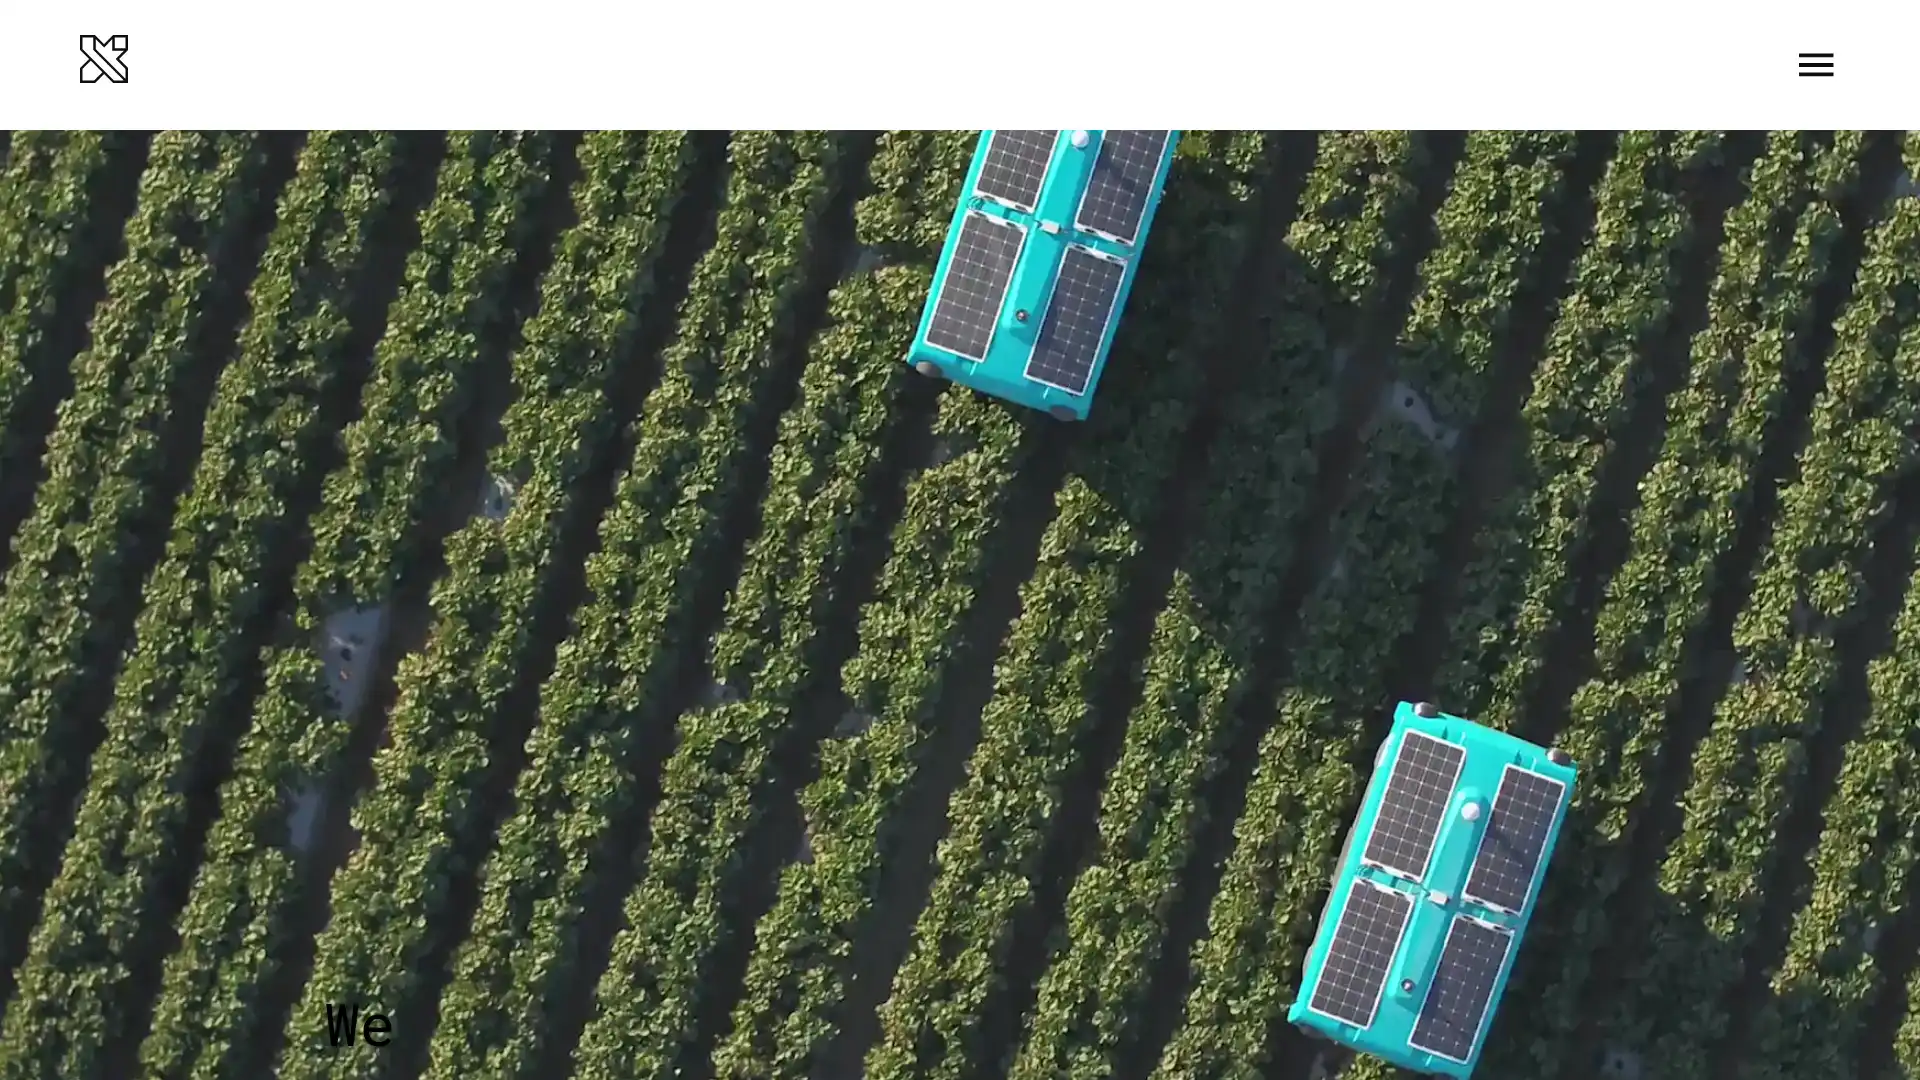  Describe the element at coordinates (1013, 547) in the screenshot. I see `Ten years of learning Over the course of 10 years, X learns a lot about some of the processes and cultural habits that help systematize innovation. For our 10th anniversary, we share the Gimbal  our internal guide to invention and innovation  alongside other tips for unleashing radical creativity that anyone can put into practice.` at that location.